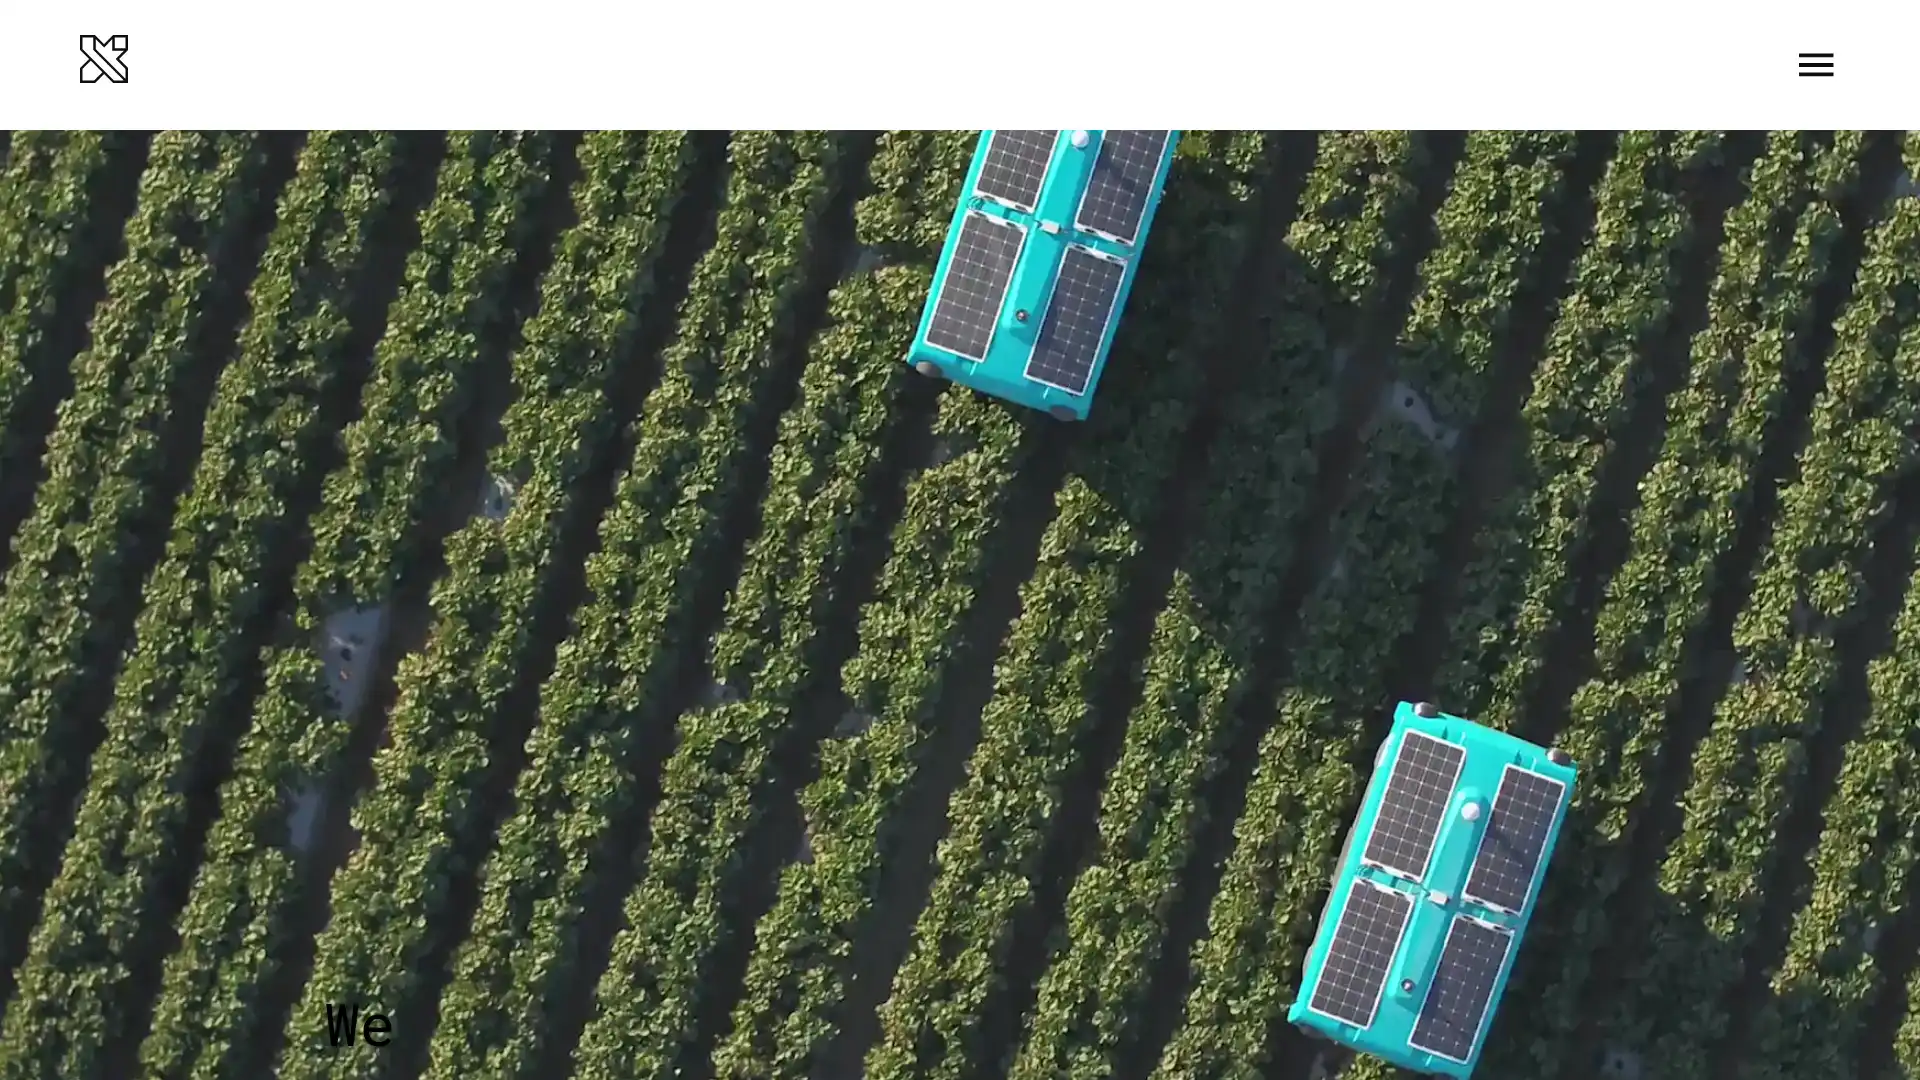  Describe the element at coordinates (1013, 547) in the screenshot. I see `Ten years of learning Over the course of 10 years, X learns a lot about some of the processes and cultural habits that help systematize innovation. For our 10th anniversary, we share the Gimbal  our internal guide to invention and innovation  alongside other tips for unleashing radical creativity that anyone can put into practice.` at that location.